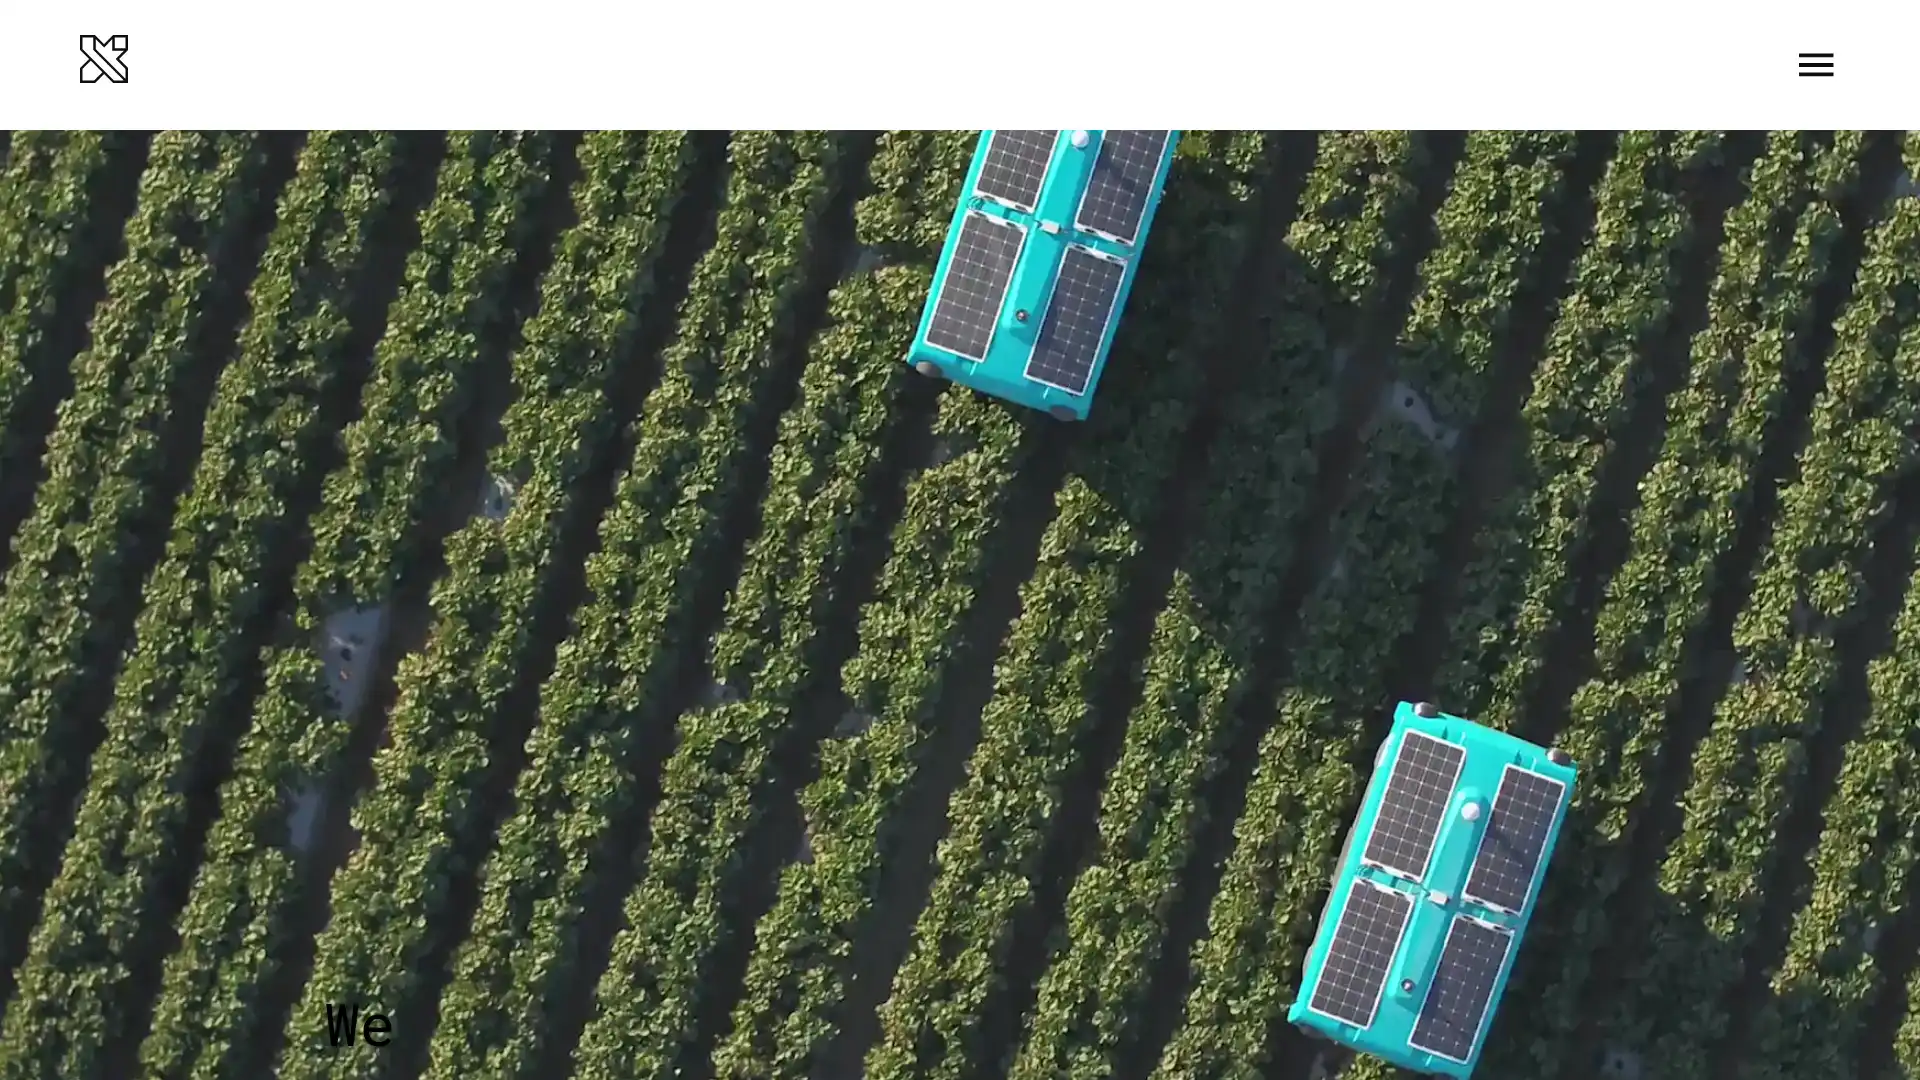  Describe the element at coordinates (1013, 547) in the screenshot. I see `Ten years of learning Over the course of 10 years, X learns a lot about some of the processes and cultural habits that help systematize innovation. For our 10th anniversary, we share the Gimbal  our internal guide to invention and innovation  alongside other tips for unleashing radical creativity that anyone can put into practice.` at that location.